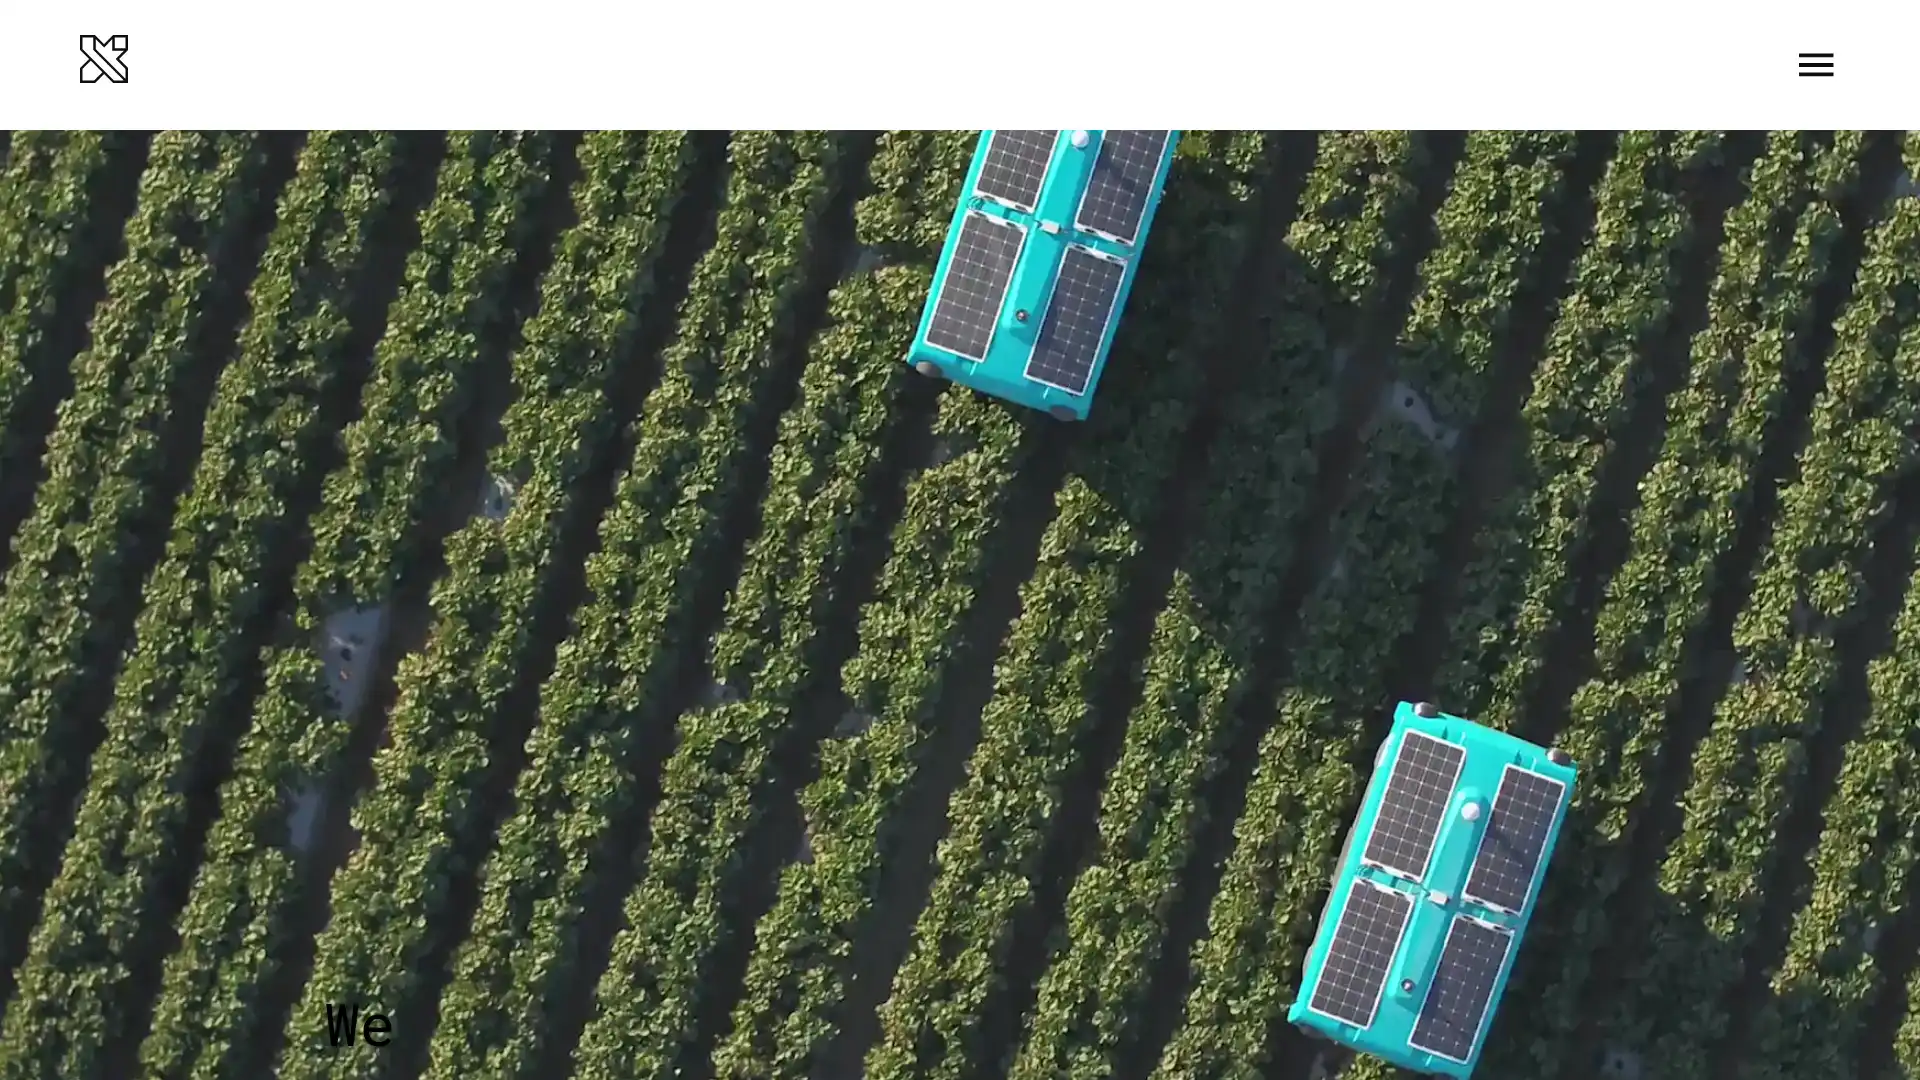  Describe the element at coordinates (1013, 547) in the screenshot. I see `Ten years of learning Over the course of 10 years, X learns a lot about some of the processes and cultural habits that help systematize innovation. For our 10th anniversary, we share the Gimbal  our internal guide to invention and innovation  alongside other tips for unleashing radical creativity that anyone can put into practice.` at that location.